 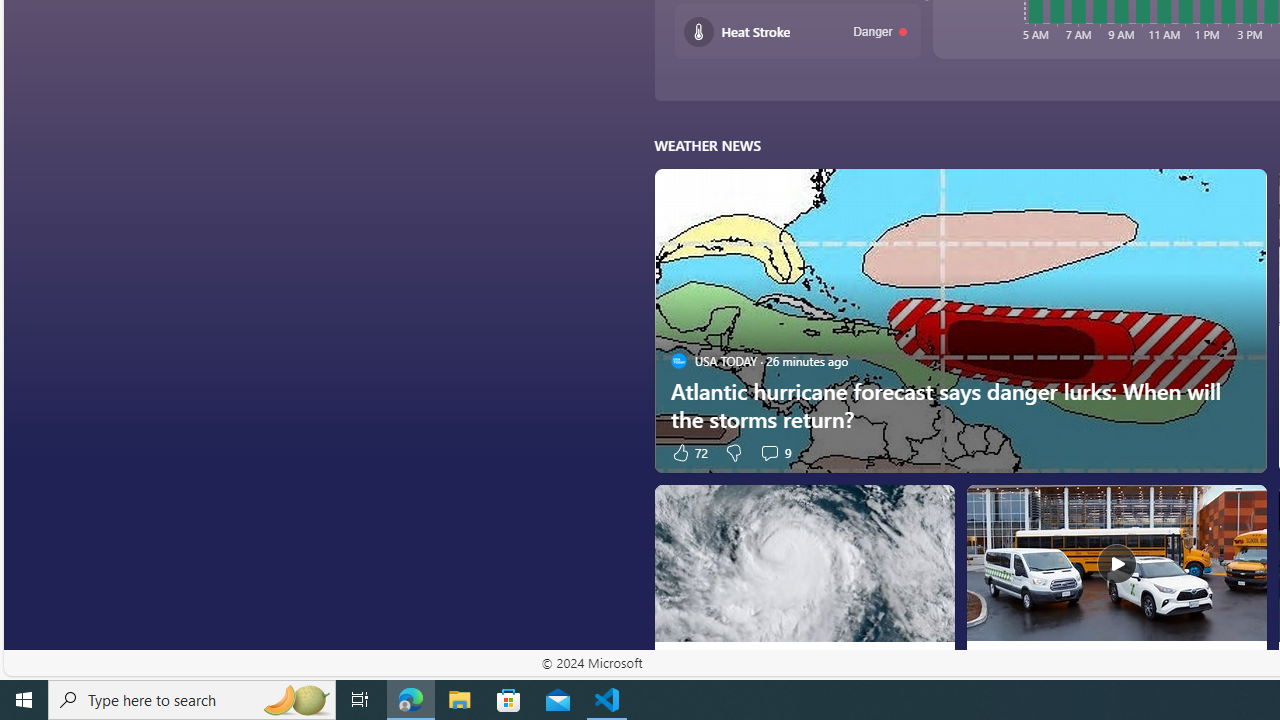 What do you see at coordinates (768, 452) in the screenshot?
I see `'View comments 9 Comment'` at bounding box center [768, 452].